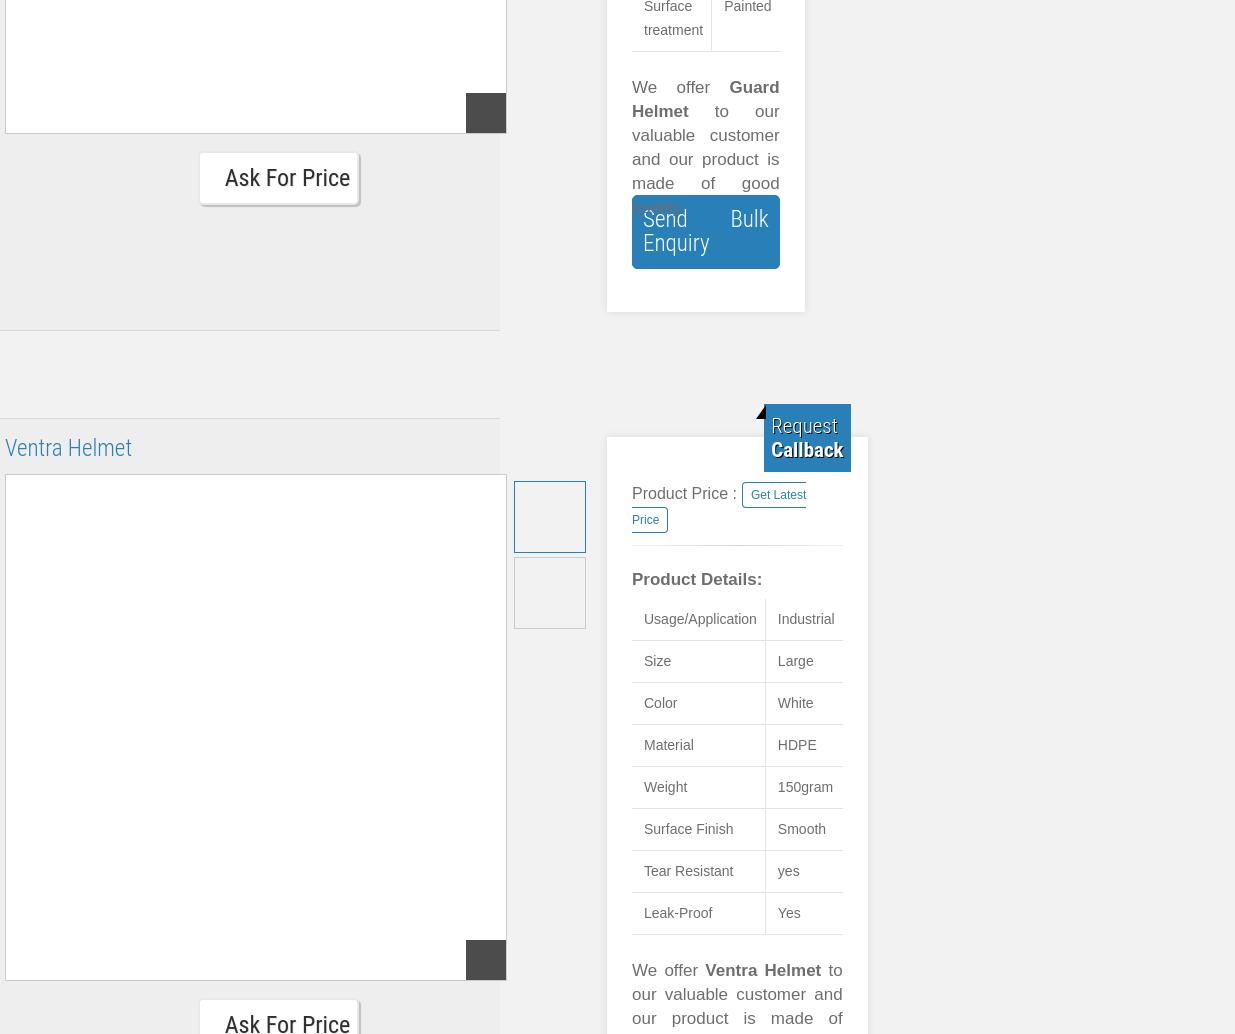 The image size is (1235, 1034). I want to click on 'Color', so click(660, 703).